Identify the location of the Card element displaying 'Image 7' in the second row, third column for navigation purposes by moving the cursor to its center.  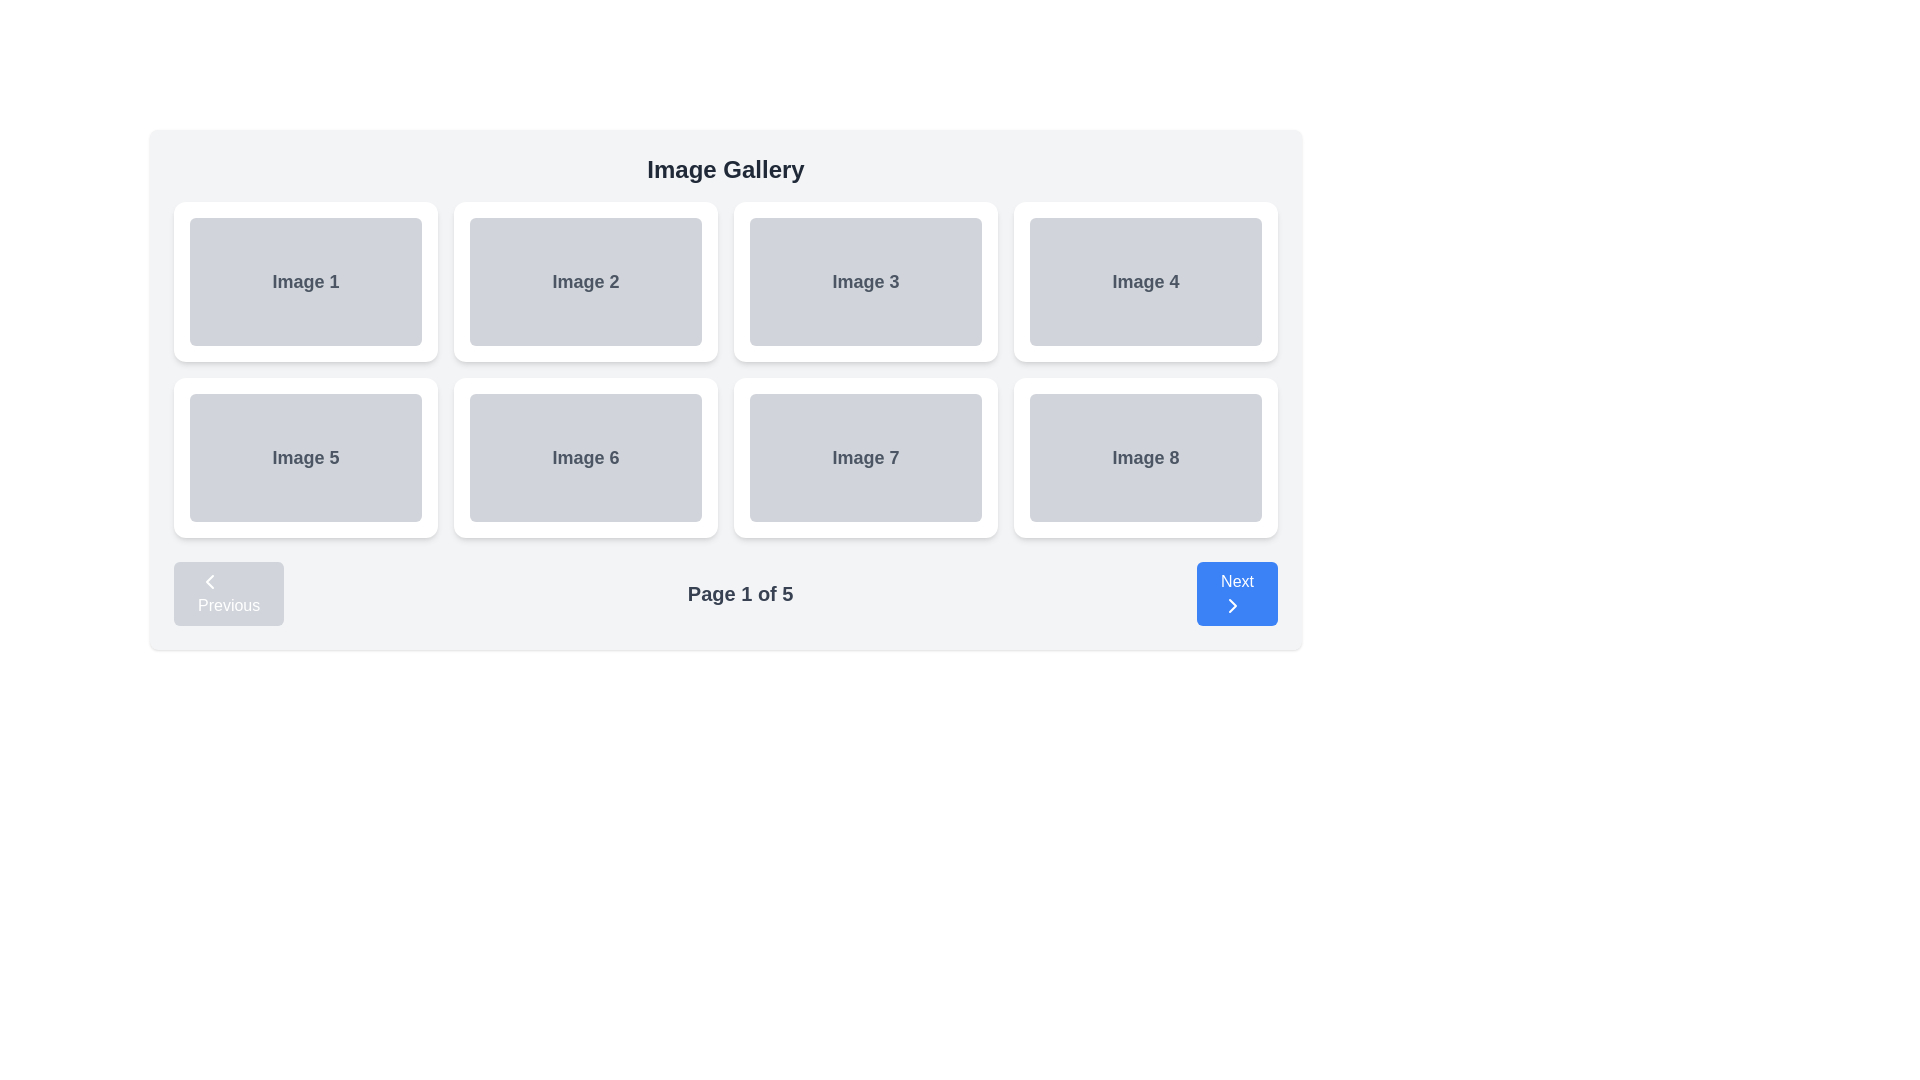
(865, 458).